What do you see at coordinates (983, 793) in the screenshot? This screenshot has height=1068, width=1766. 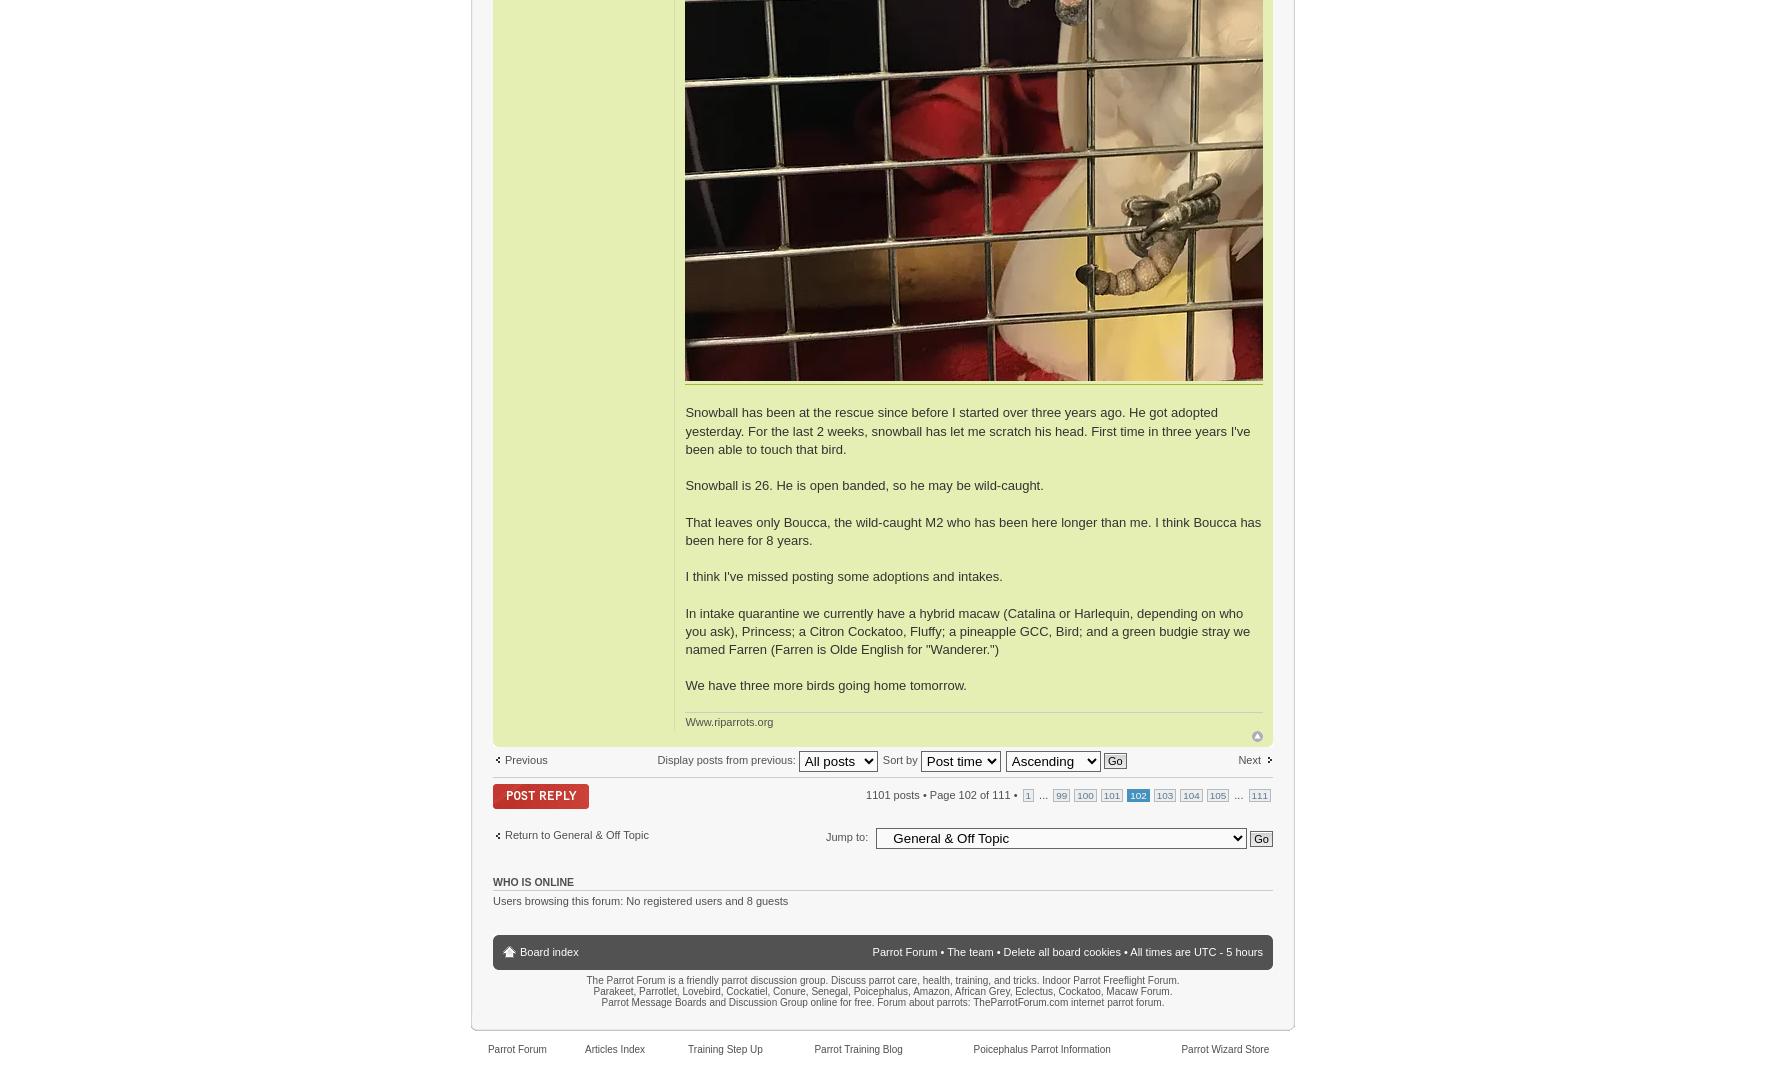 I see `'of'` at bounding box center [983, 793].